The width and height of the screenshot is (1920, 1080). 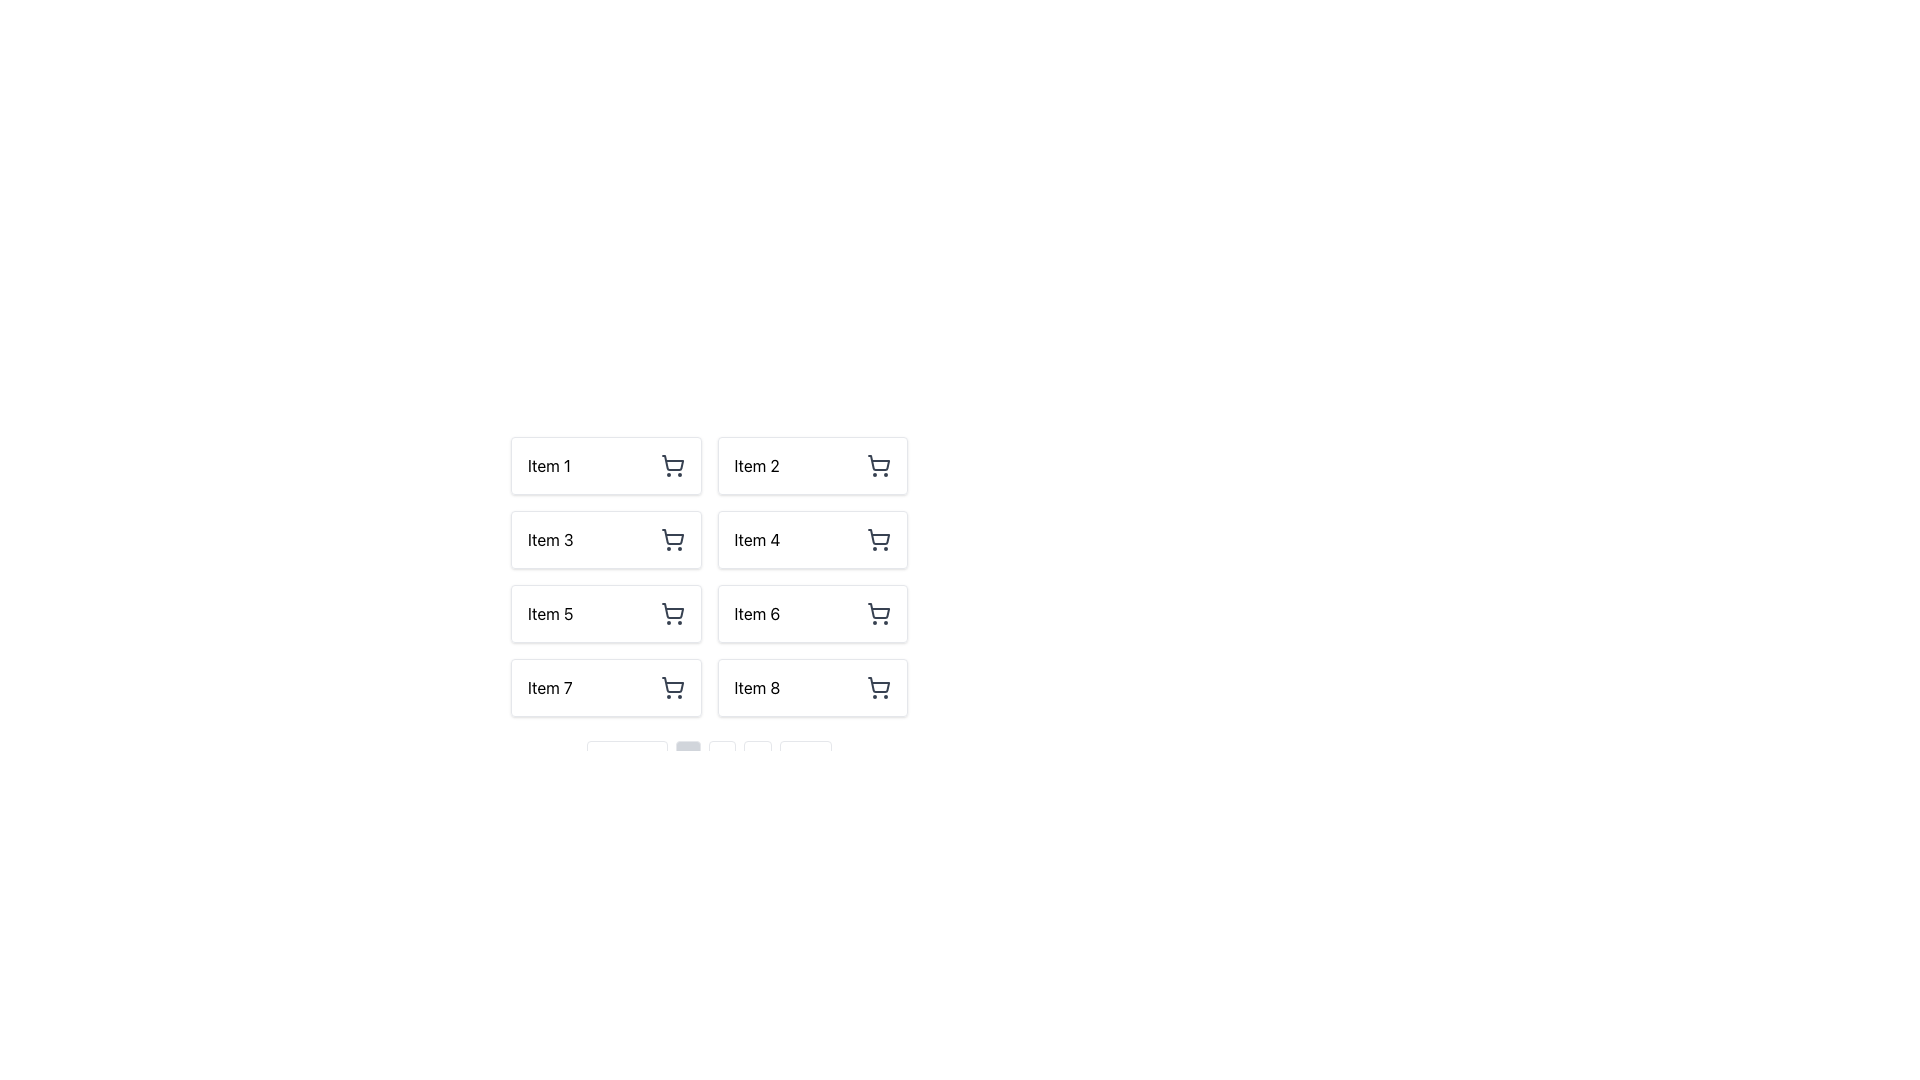 I want to click on the text label that serves as an identifier for a specific item within the list, so click(x=756, y=686).